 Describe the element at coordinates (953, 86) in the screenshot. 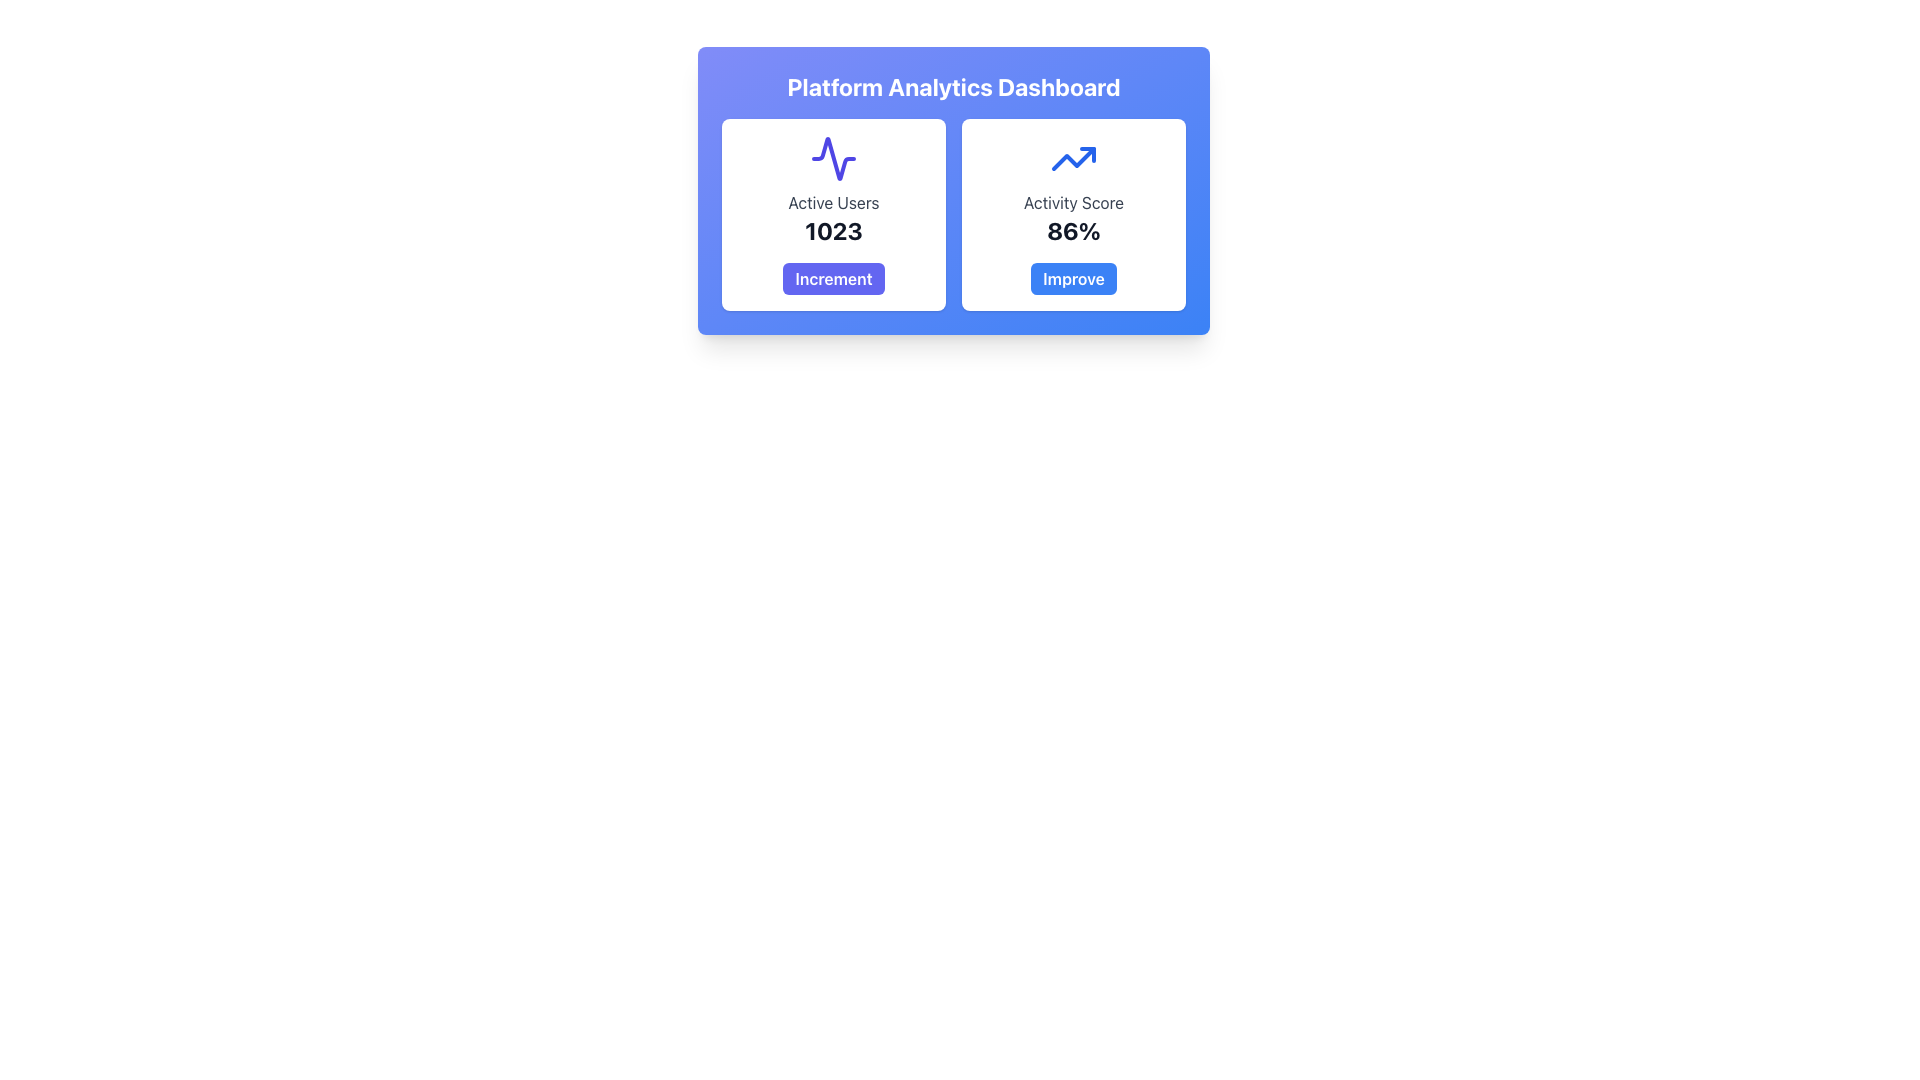

I see `the text heading displaying 'Platform Analytics Dashboard' in bold, large white text located at the top of the centered card` at that location.